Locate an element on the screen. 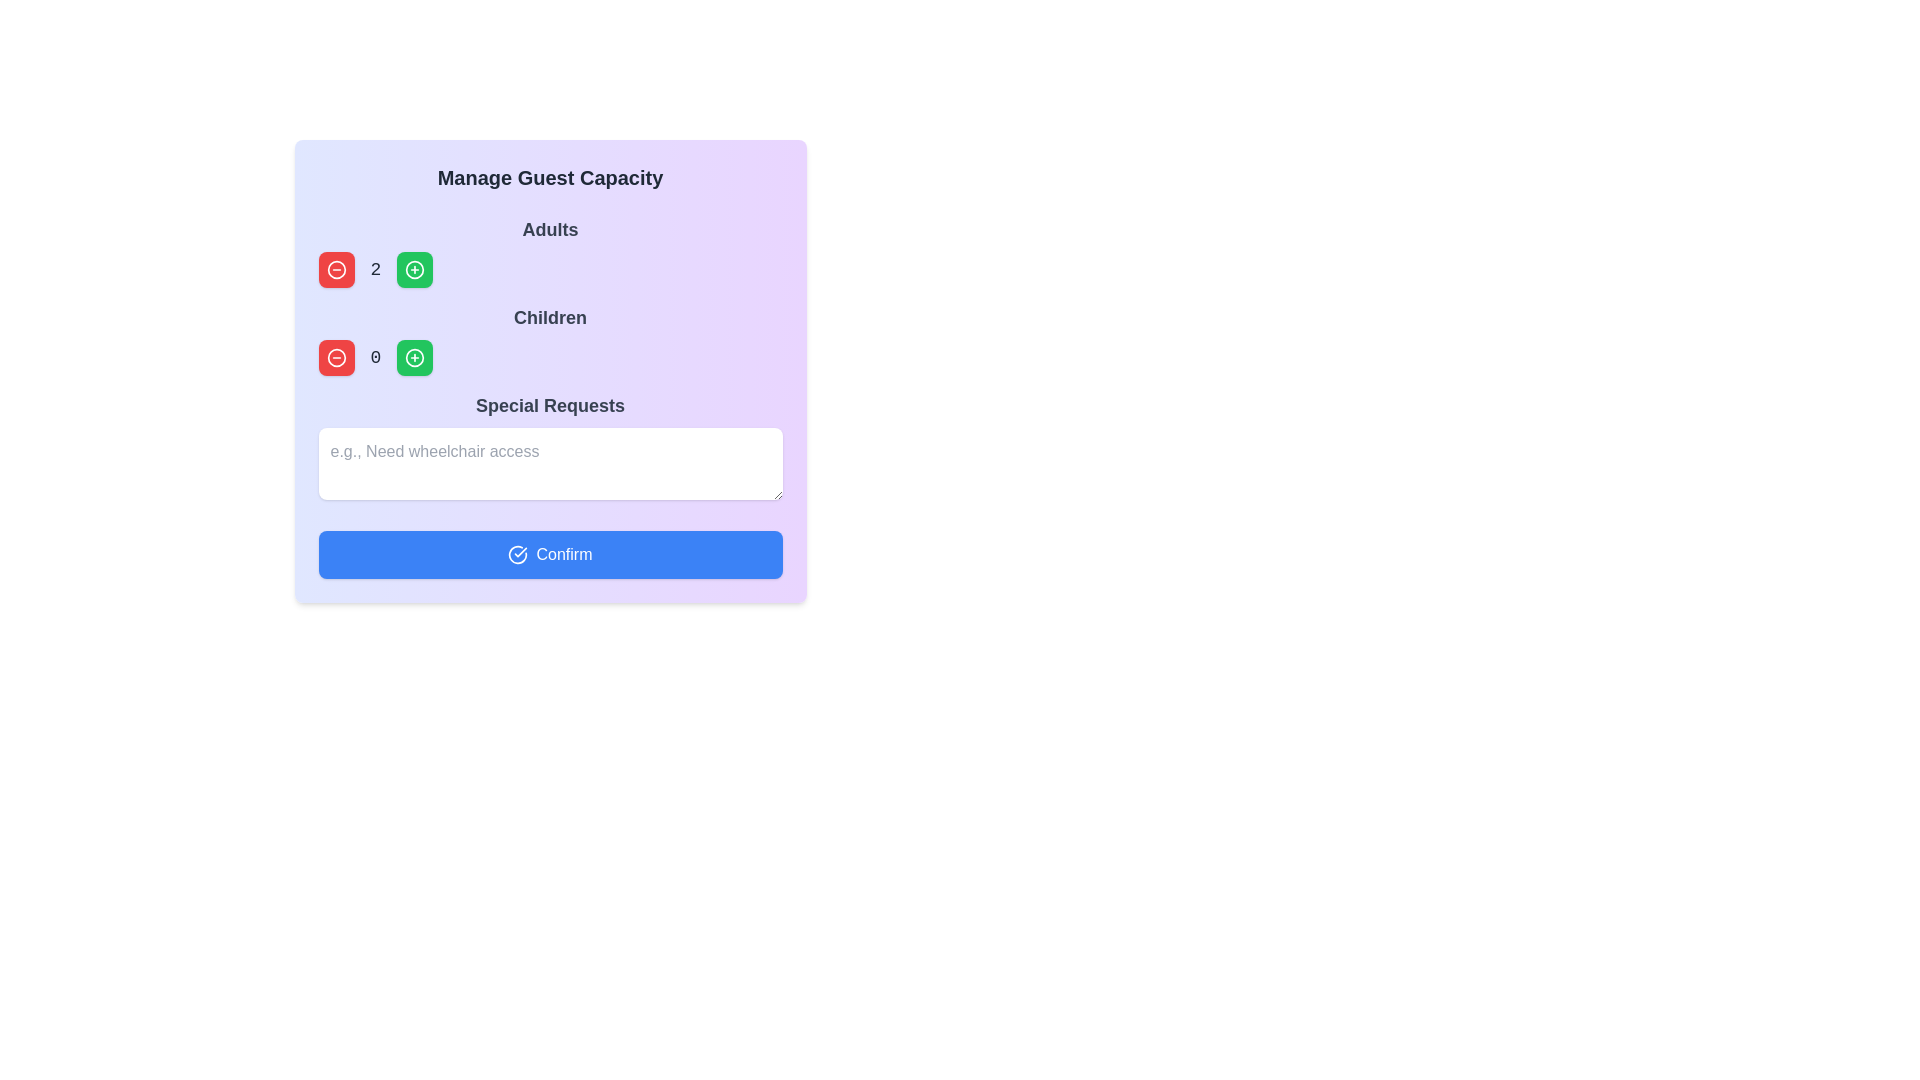 The height and width of the screenshot is (1080, 1920). the circular green button with a white plus icon located to the right of the textual label '2' in the 'Adults' section of the form to observe hover effects is located at coordinates (414, 270).